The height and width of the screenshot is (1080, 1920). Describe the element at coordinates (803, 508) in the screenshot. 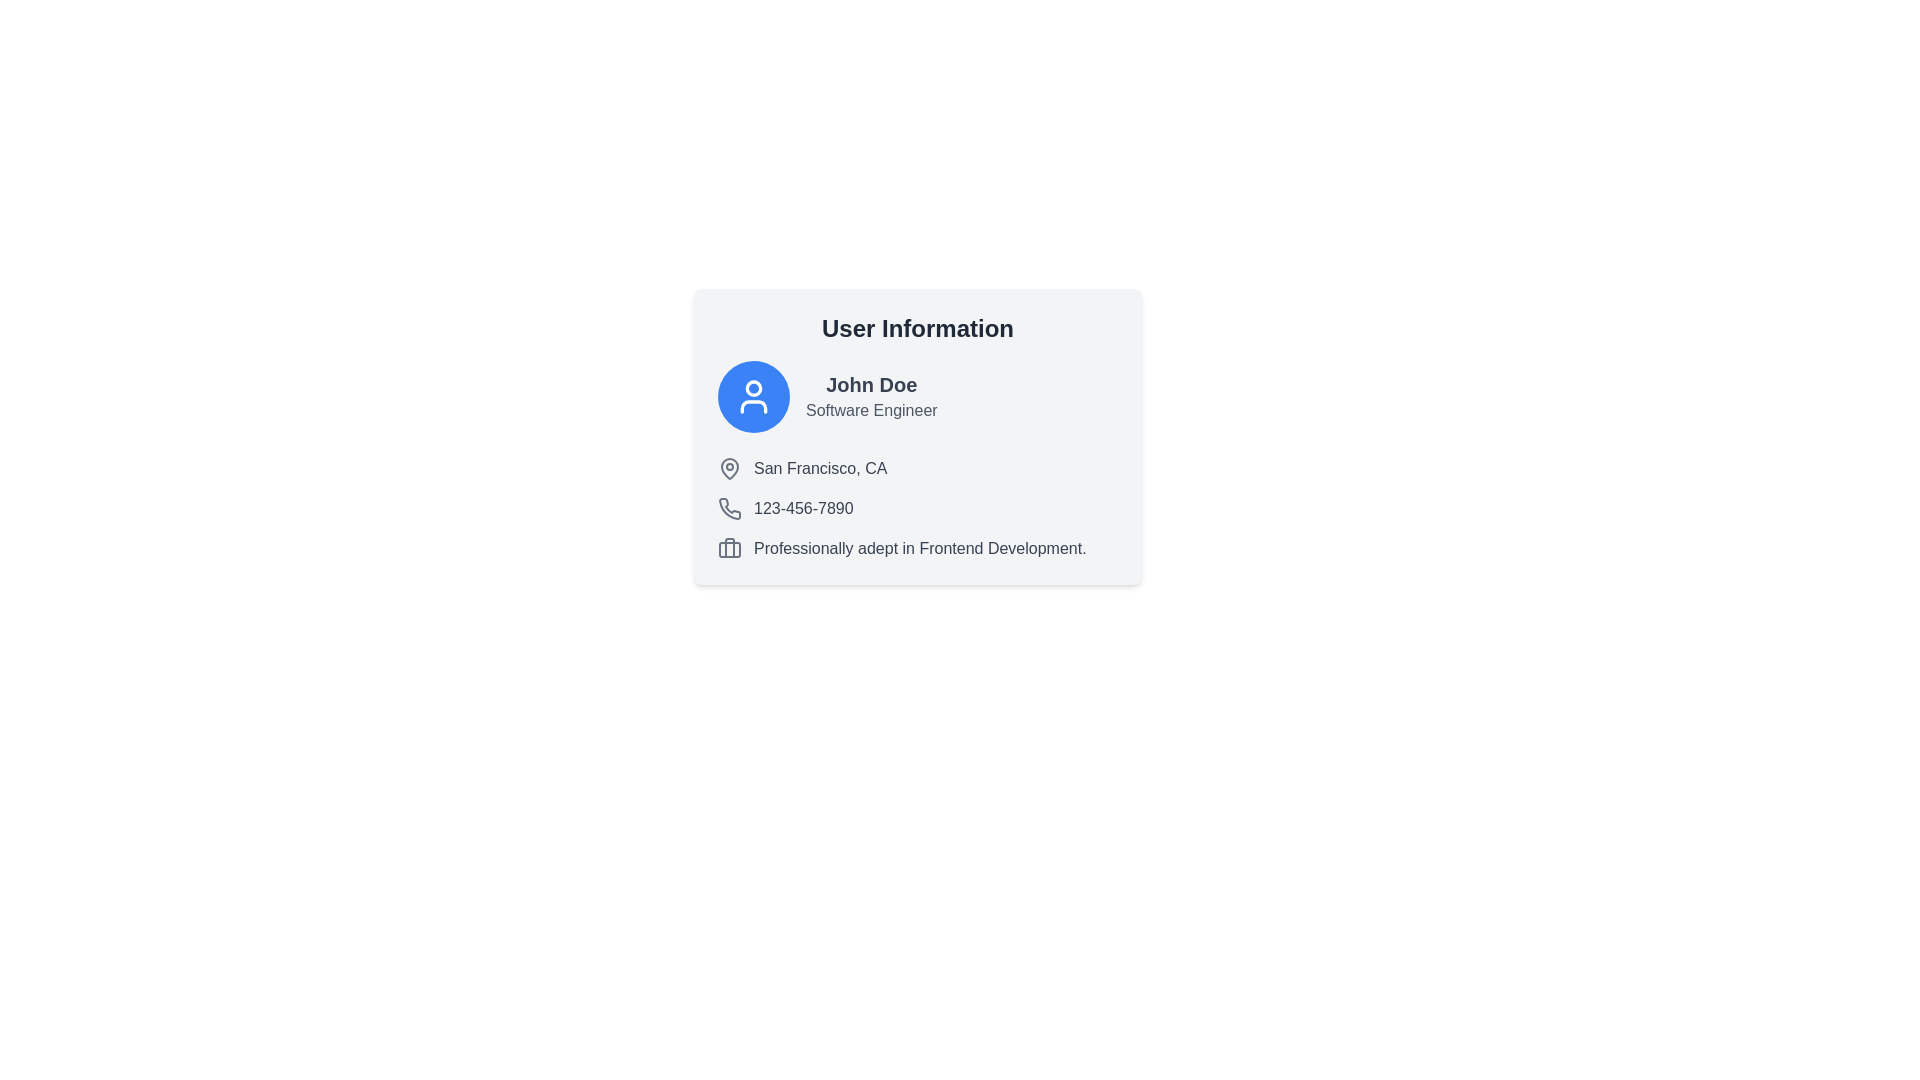

I see `the static text label displaying the user's phone number, located to the right of the phone icon in the contact information section of the user profile card` at that location.